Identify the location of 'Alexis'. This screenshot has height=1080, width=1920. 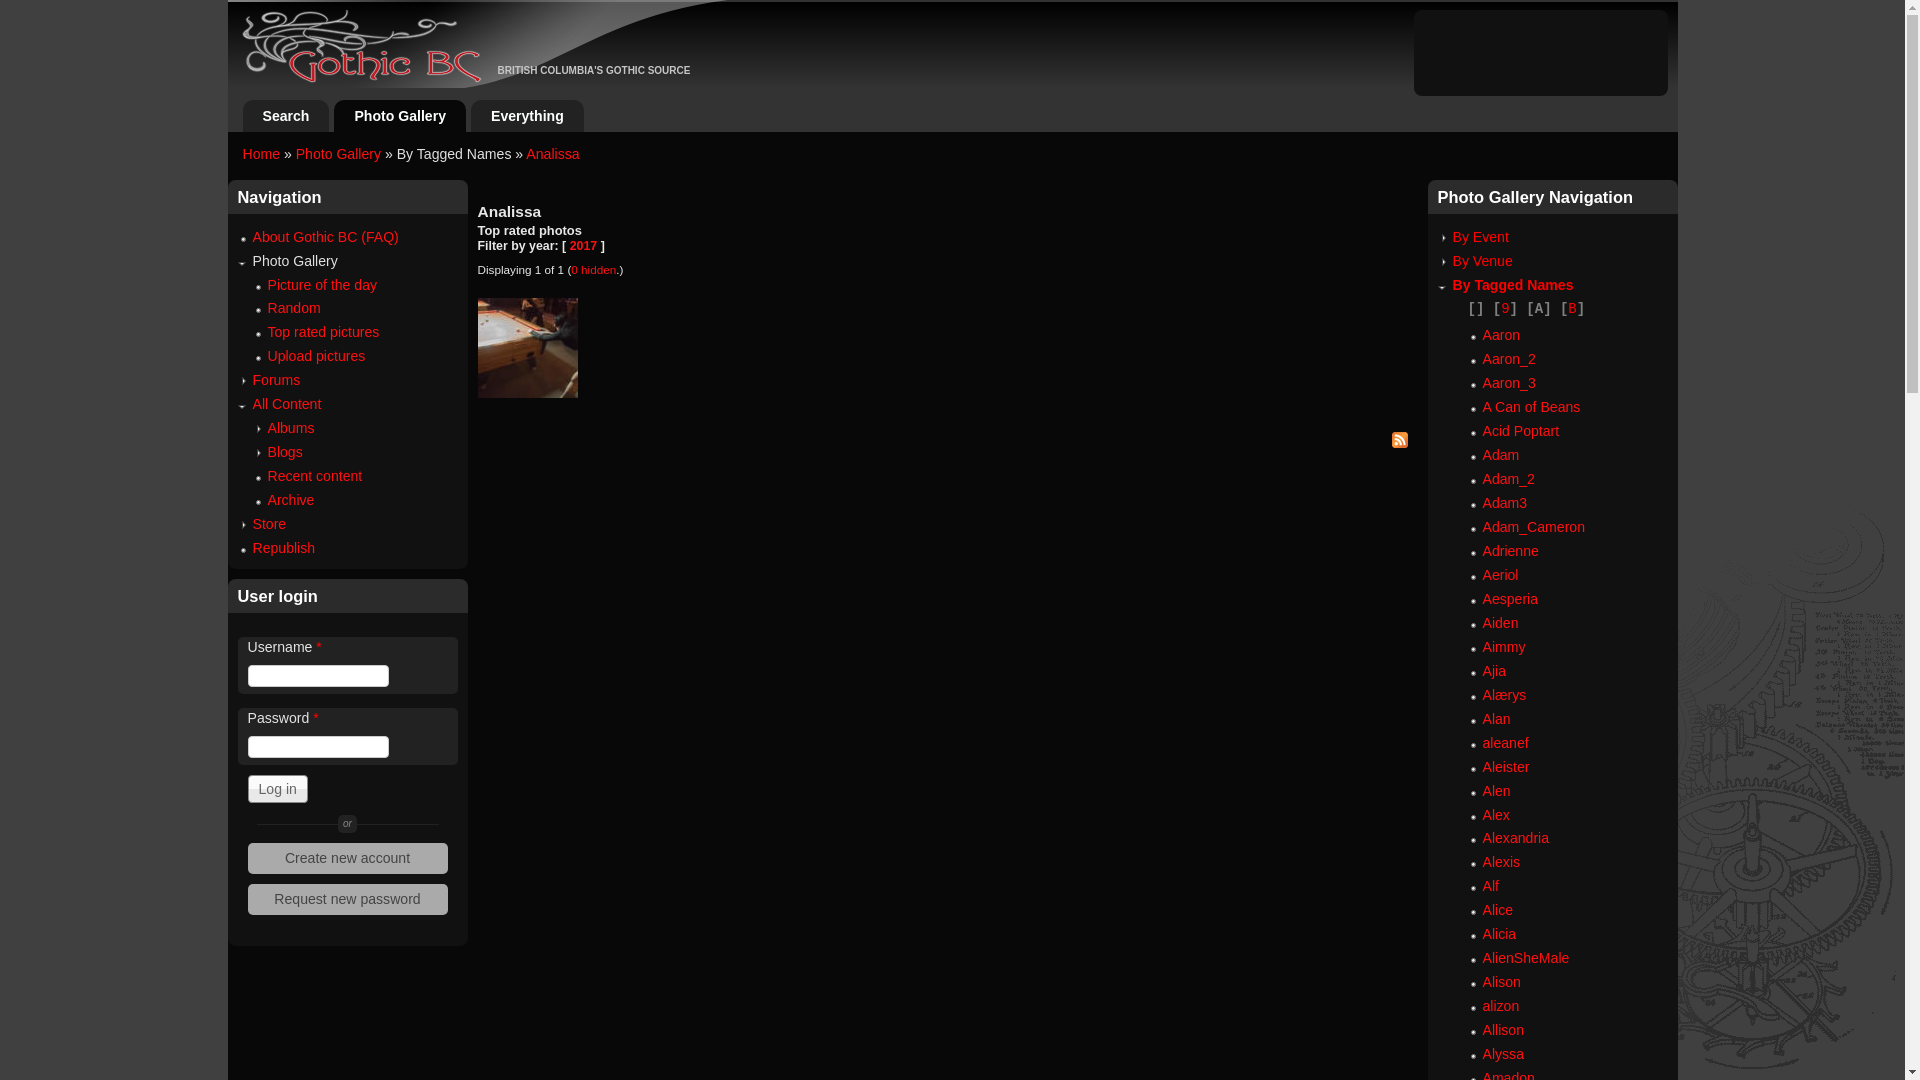
(1482, 860).